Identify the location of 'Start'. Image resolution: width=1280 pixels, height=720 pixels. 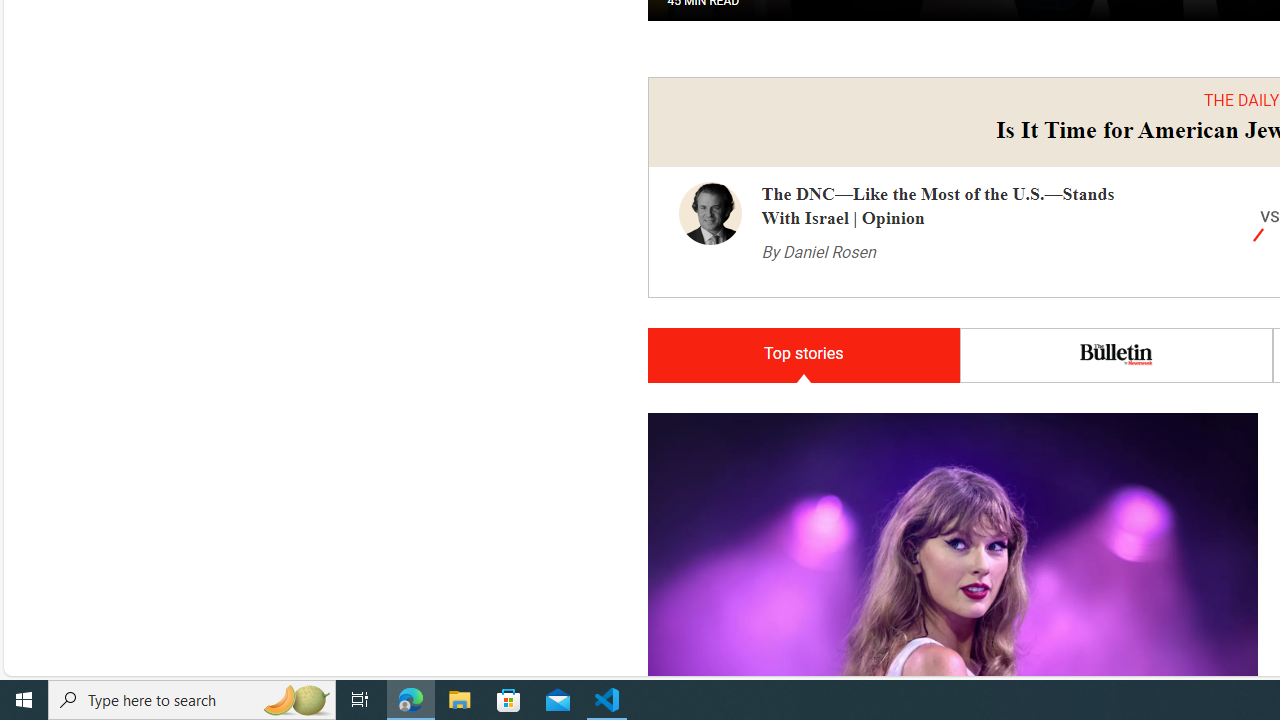
(24, 698).